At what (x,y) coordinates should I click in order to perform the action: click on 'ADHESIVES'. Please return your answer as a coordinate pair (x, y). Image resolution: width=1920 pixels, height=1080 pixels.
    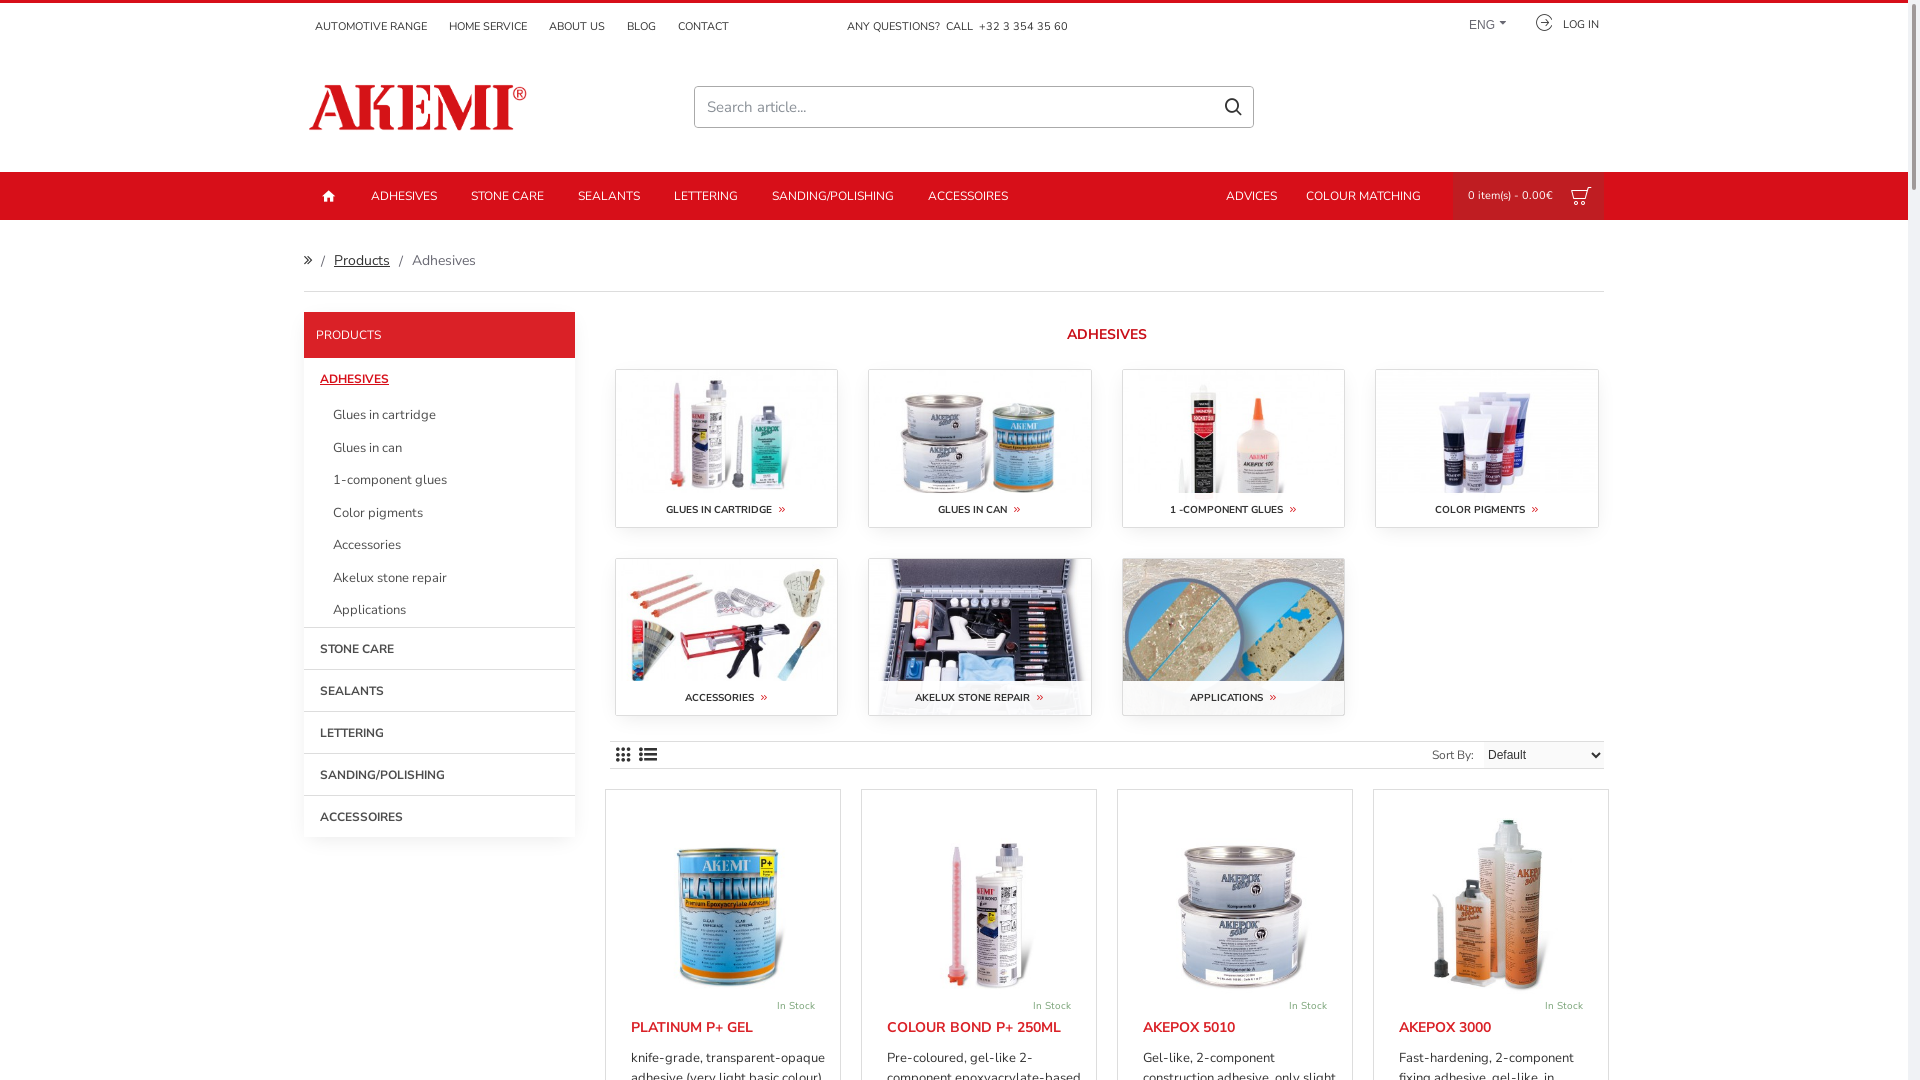
    Looking at the image, I should click on (402, 196).